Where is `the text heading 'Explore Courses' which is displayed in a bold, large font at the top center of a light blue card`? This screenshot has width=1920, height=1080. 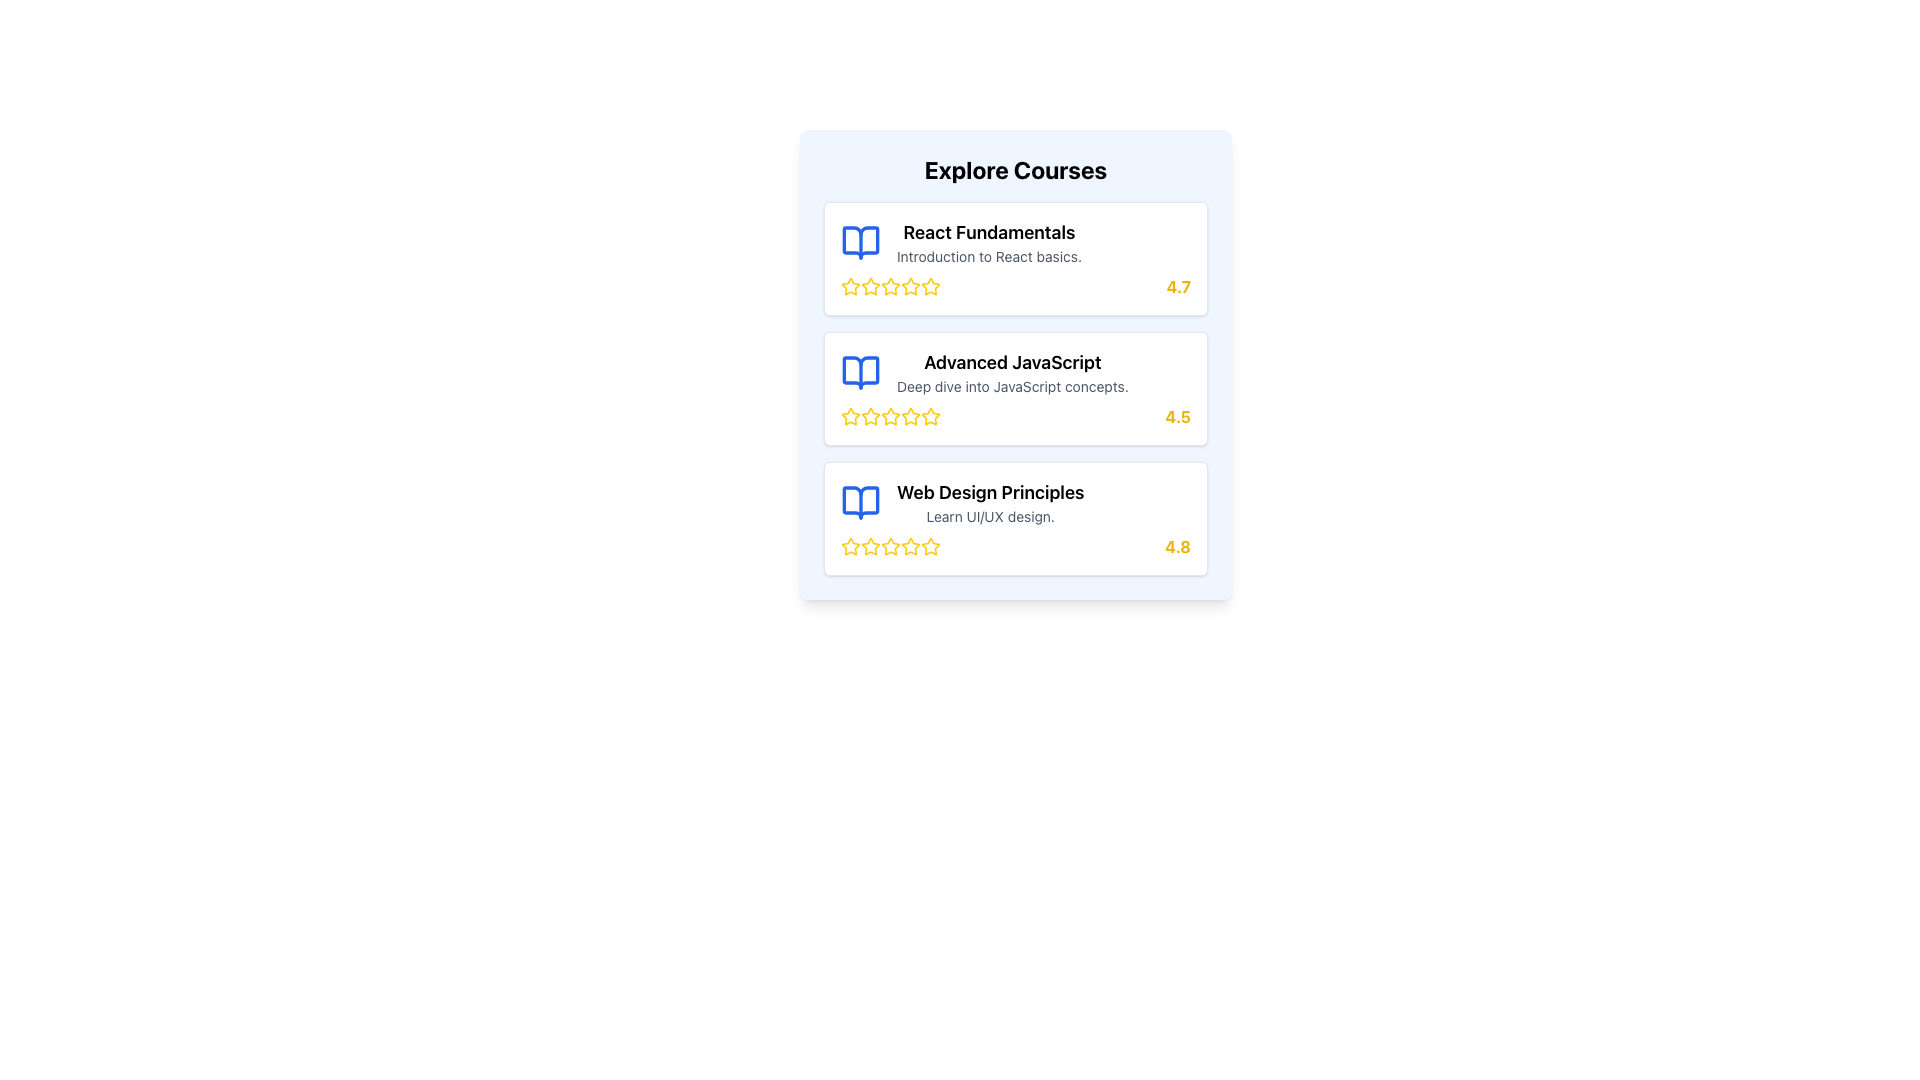
the text heading 'Explore Courses' which is displayed in a bold, large font at the top center of a light blue card is located at coordinates (1016, 168).